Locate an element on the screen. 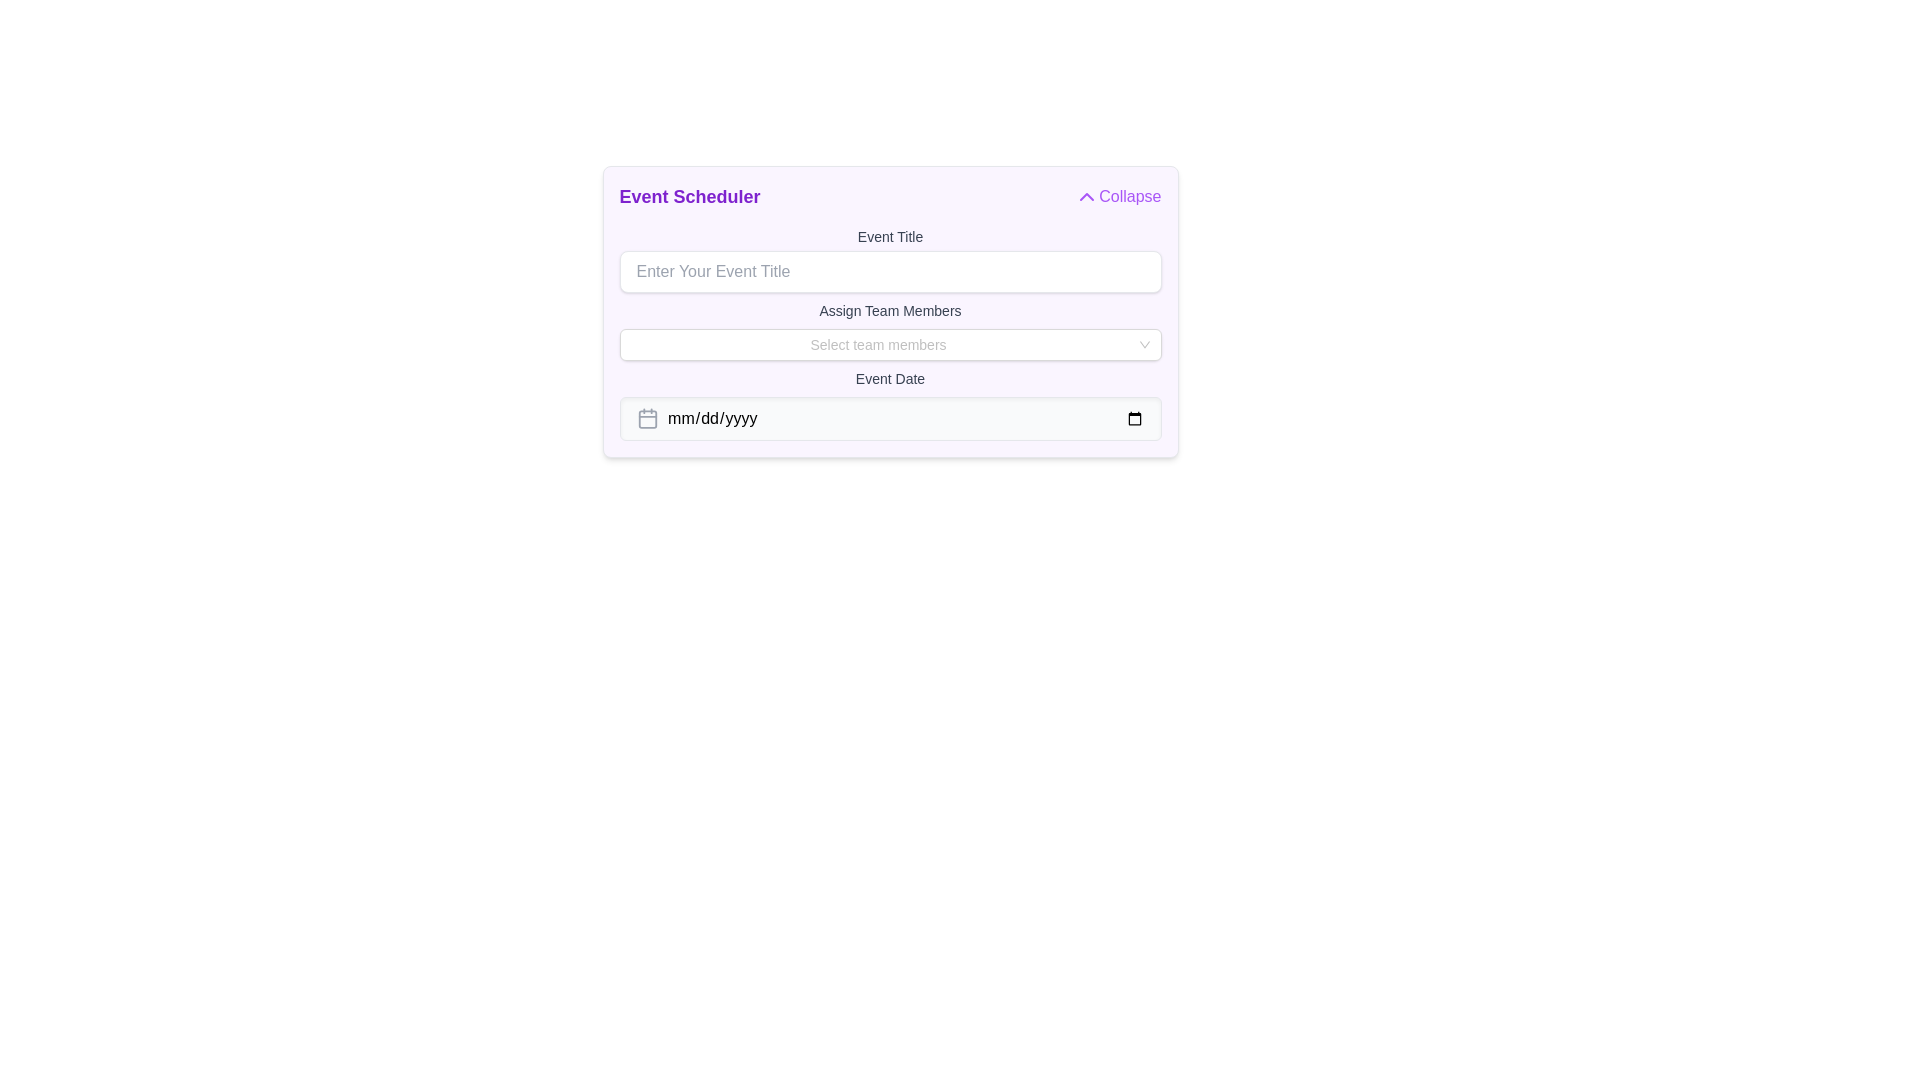 The height and width of the screenshot is (1080, 1920). the calendar icon located to the left of the empty date input field within the 'Event Date' section is located at coordinates (647, 418).